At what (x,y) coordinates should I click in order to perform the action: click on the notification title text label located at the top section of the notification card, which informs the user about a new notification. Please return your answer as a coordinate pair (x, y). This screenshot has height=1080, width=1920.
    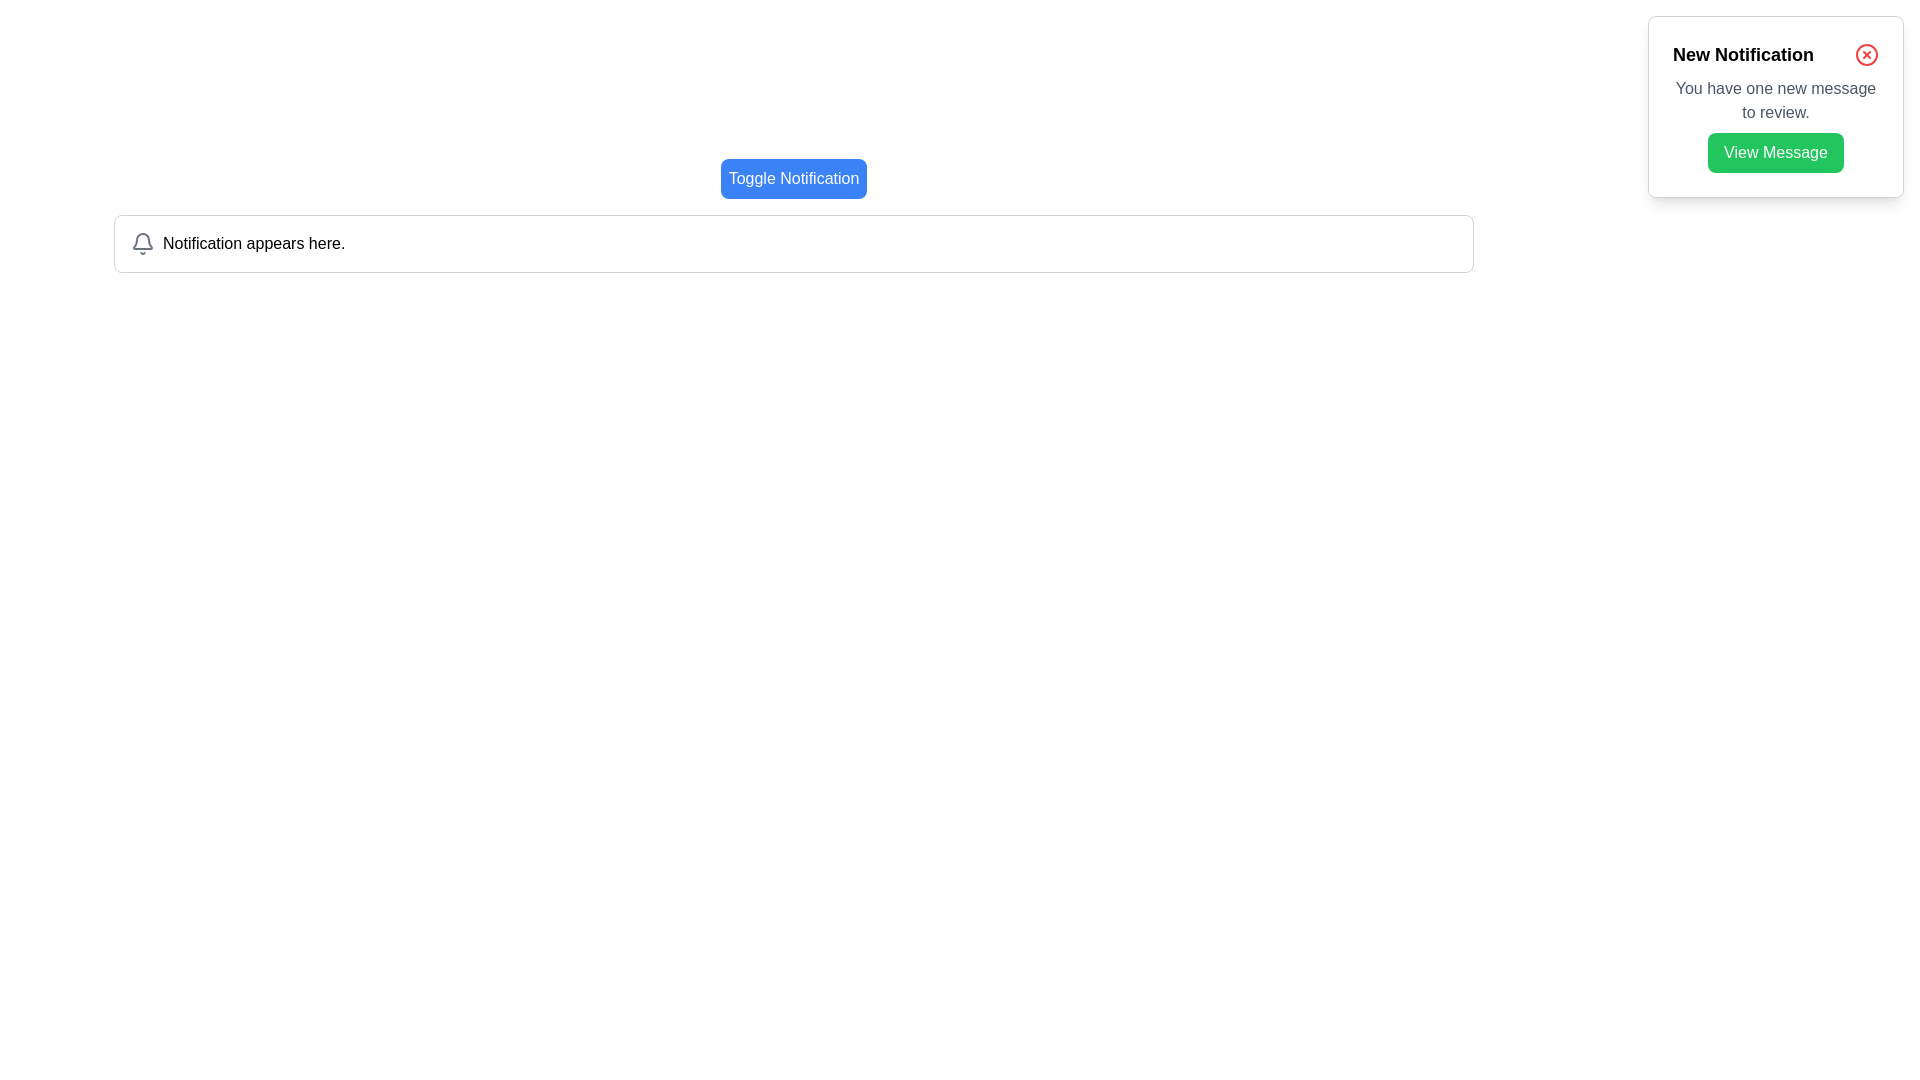
    Looking at the image, I should click on (1742, 53).